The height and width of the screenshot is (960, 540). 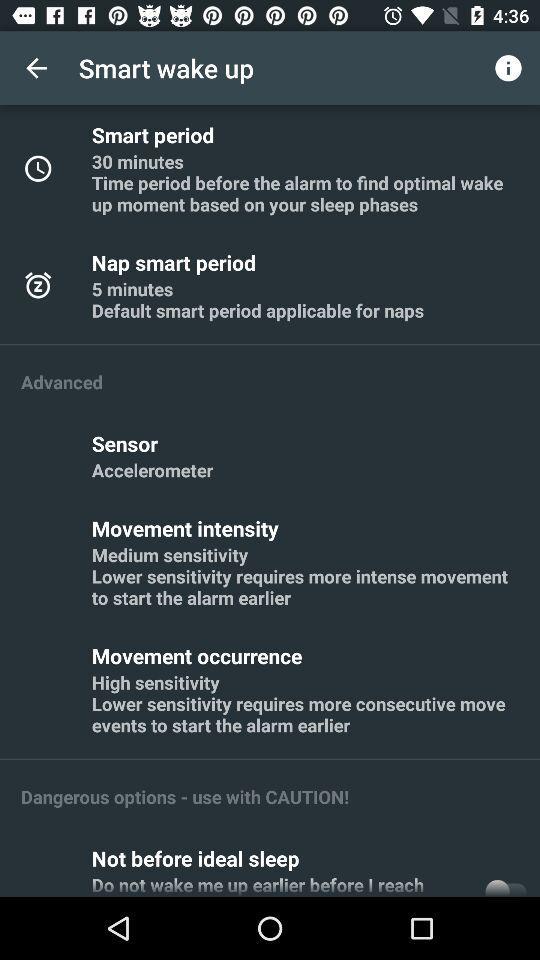 I want to click on item below sensor item, so click(x=151, y=470).